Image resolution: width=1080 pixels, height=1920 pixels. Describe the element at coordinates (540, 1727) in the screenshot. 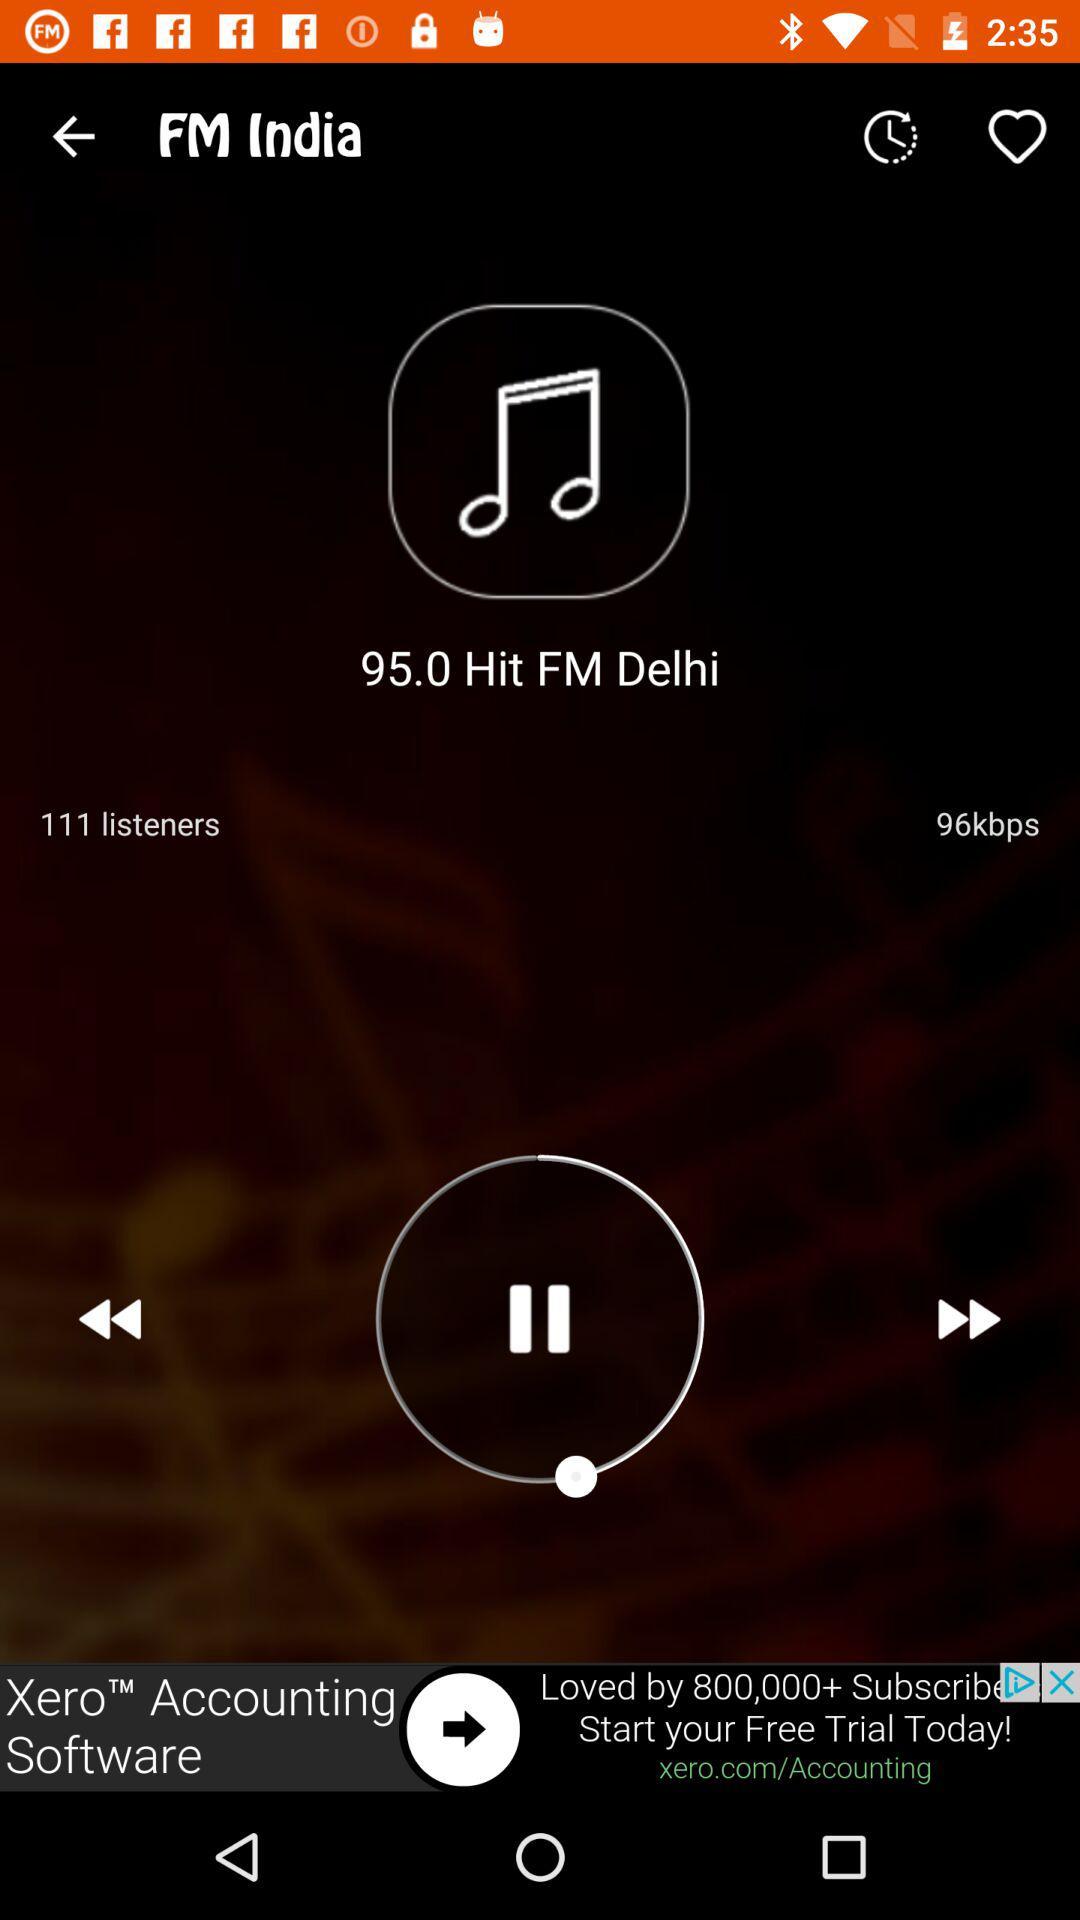

I see `advertisement for xero accounting software` at that location.